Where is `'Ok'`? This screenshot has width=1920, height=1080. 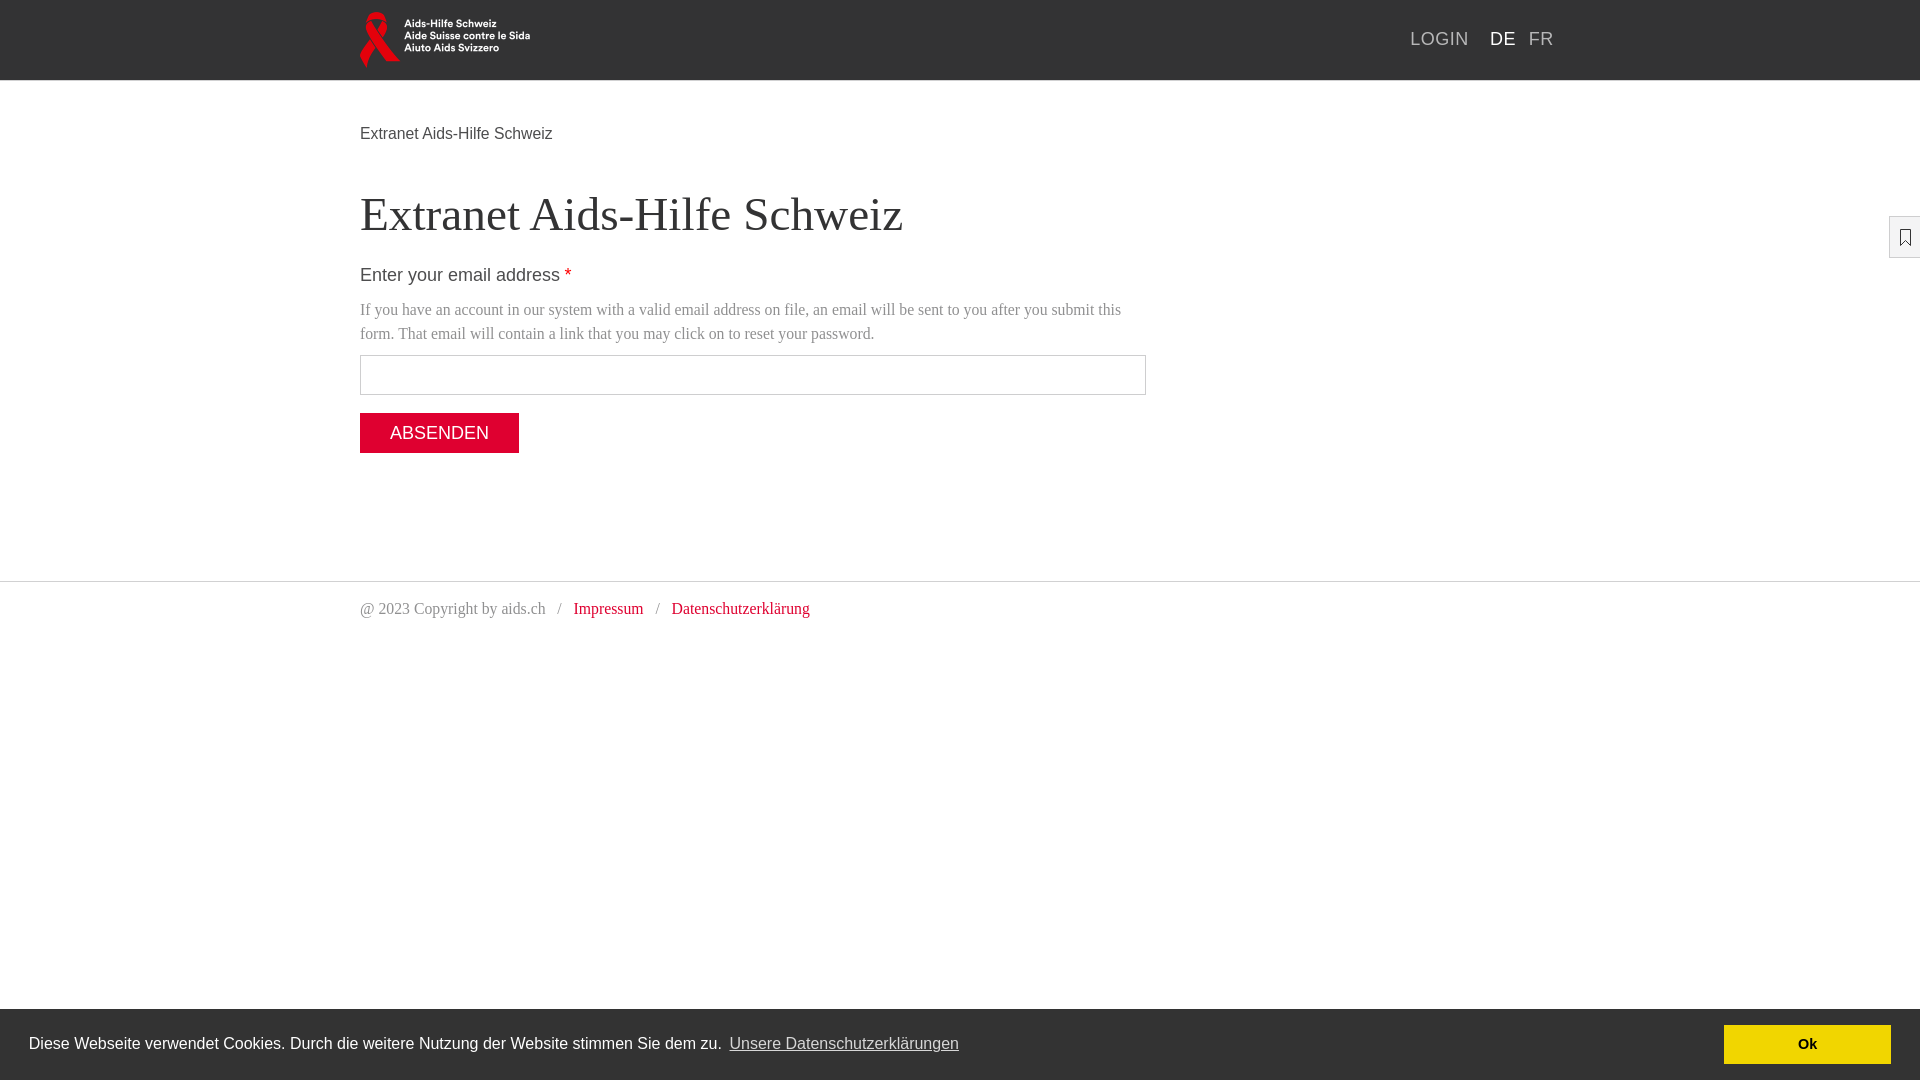 'Ok' is located at coordinates (1722, 1043).